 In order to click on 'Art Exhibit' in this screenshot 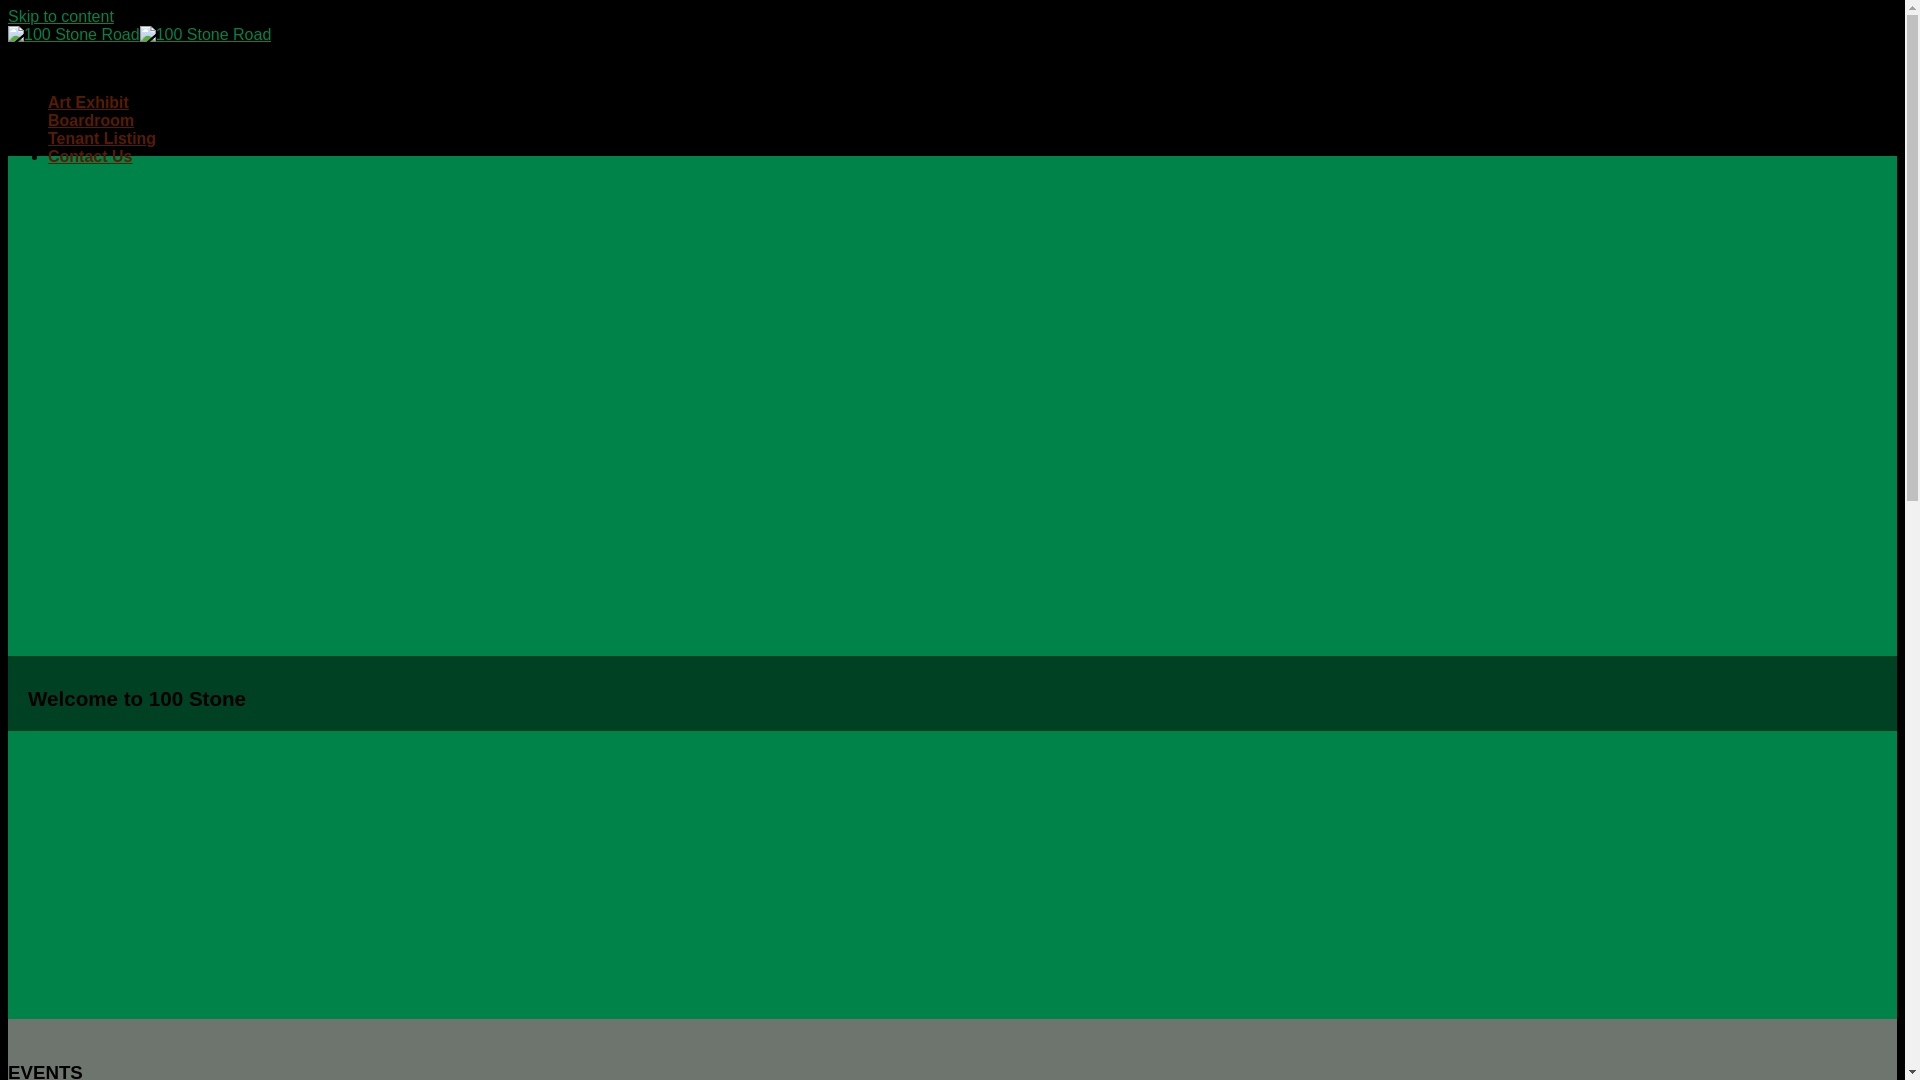, I will do `click(87, 102)`.